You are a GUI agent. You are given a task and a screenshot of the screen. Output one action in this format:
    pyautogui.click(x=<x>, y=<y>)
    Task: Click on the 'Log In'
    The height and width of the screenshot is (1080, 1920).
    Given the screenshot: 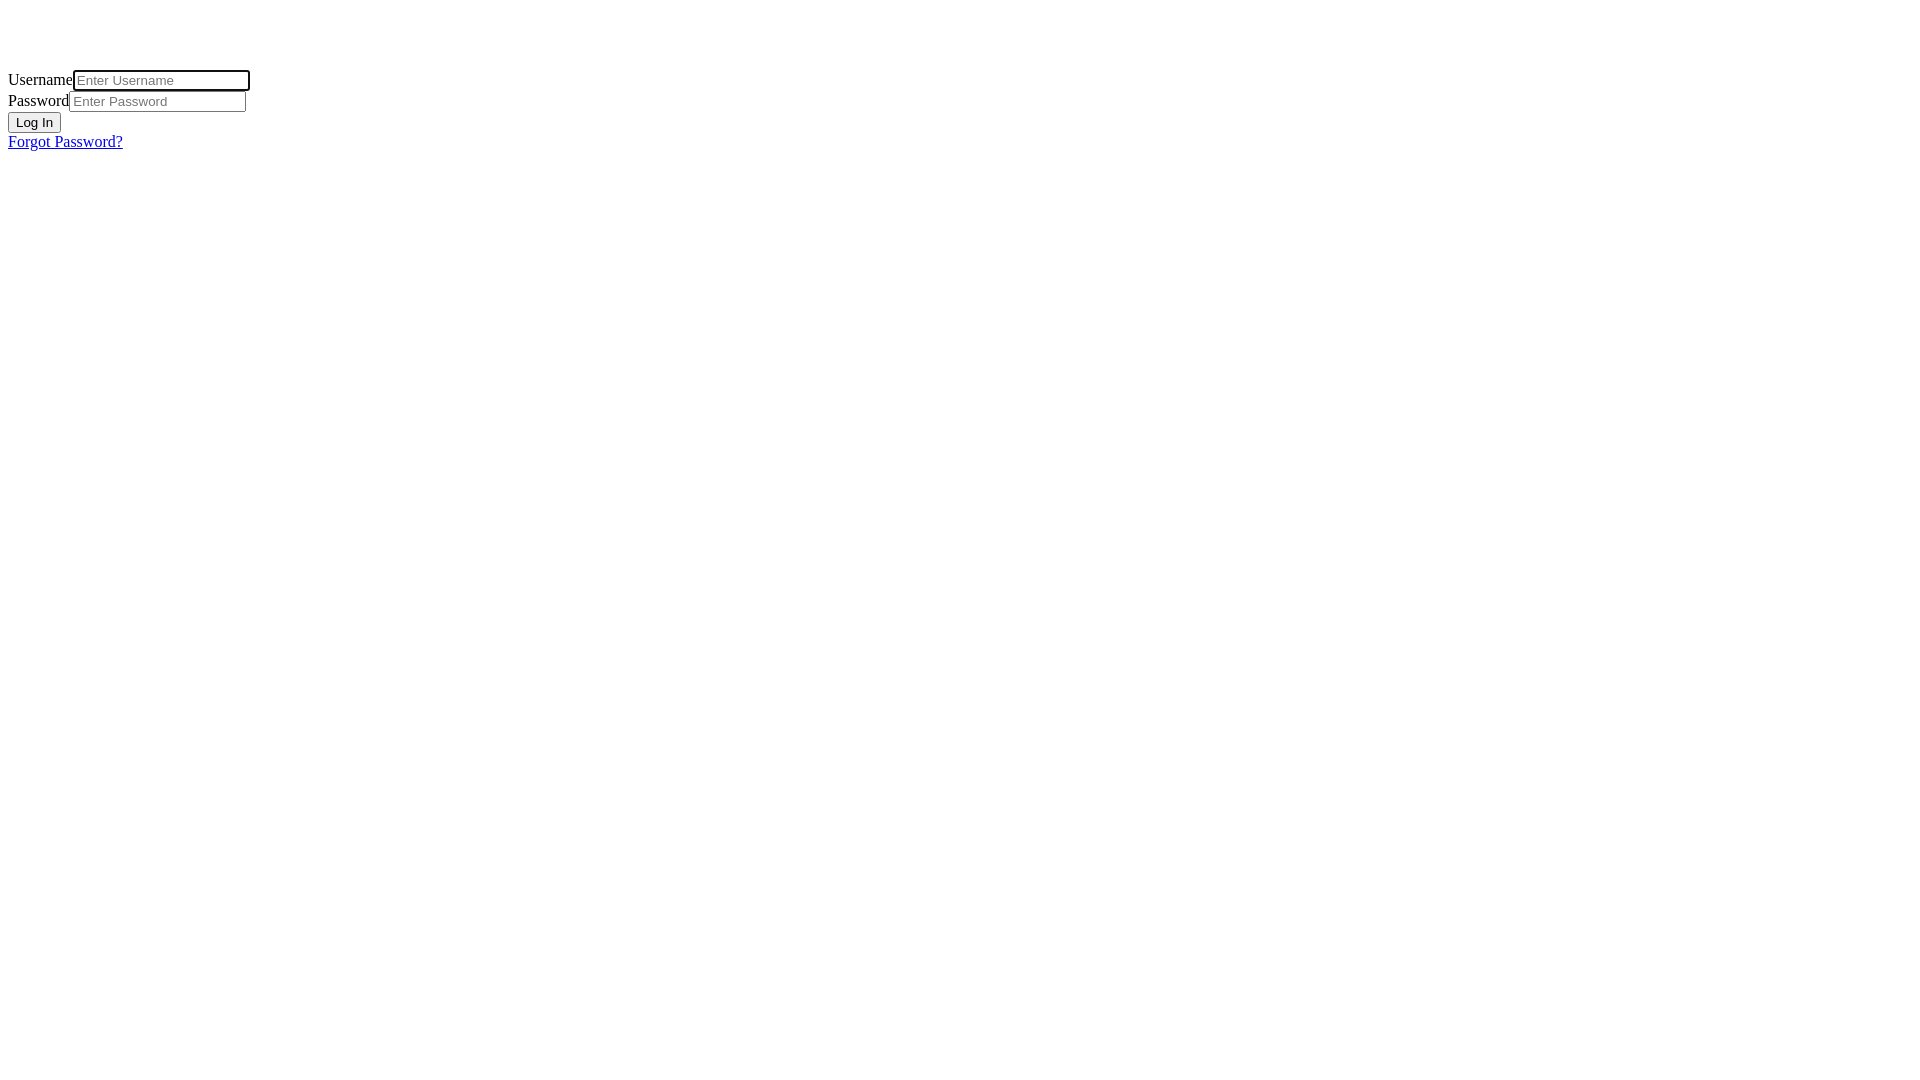 What is the action you would take?
    pyautogui.click(x=34, y=122)
    